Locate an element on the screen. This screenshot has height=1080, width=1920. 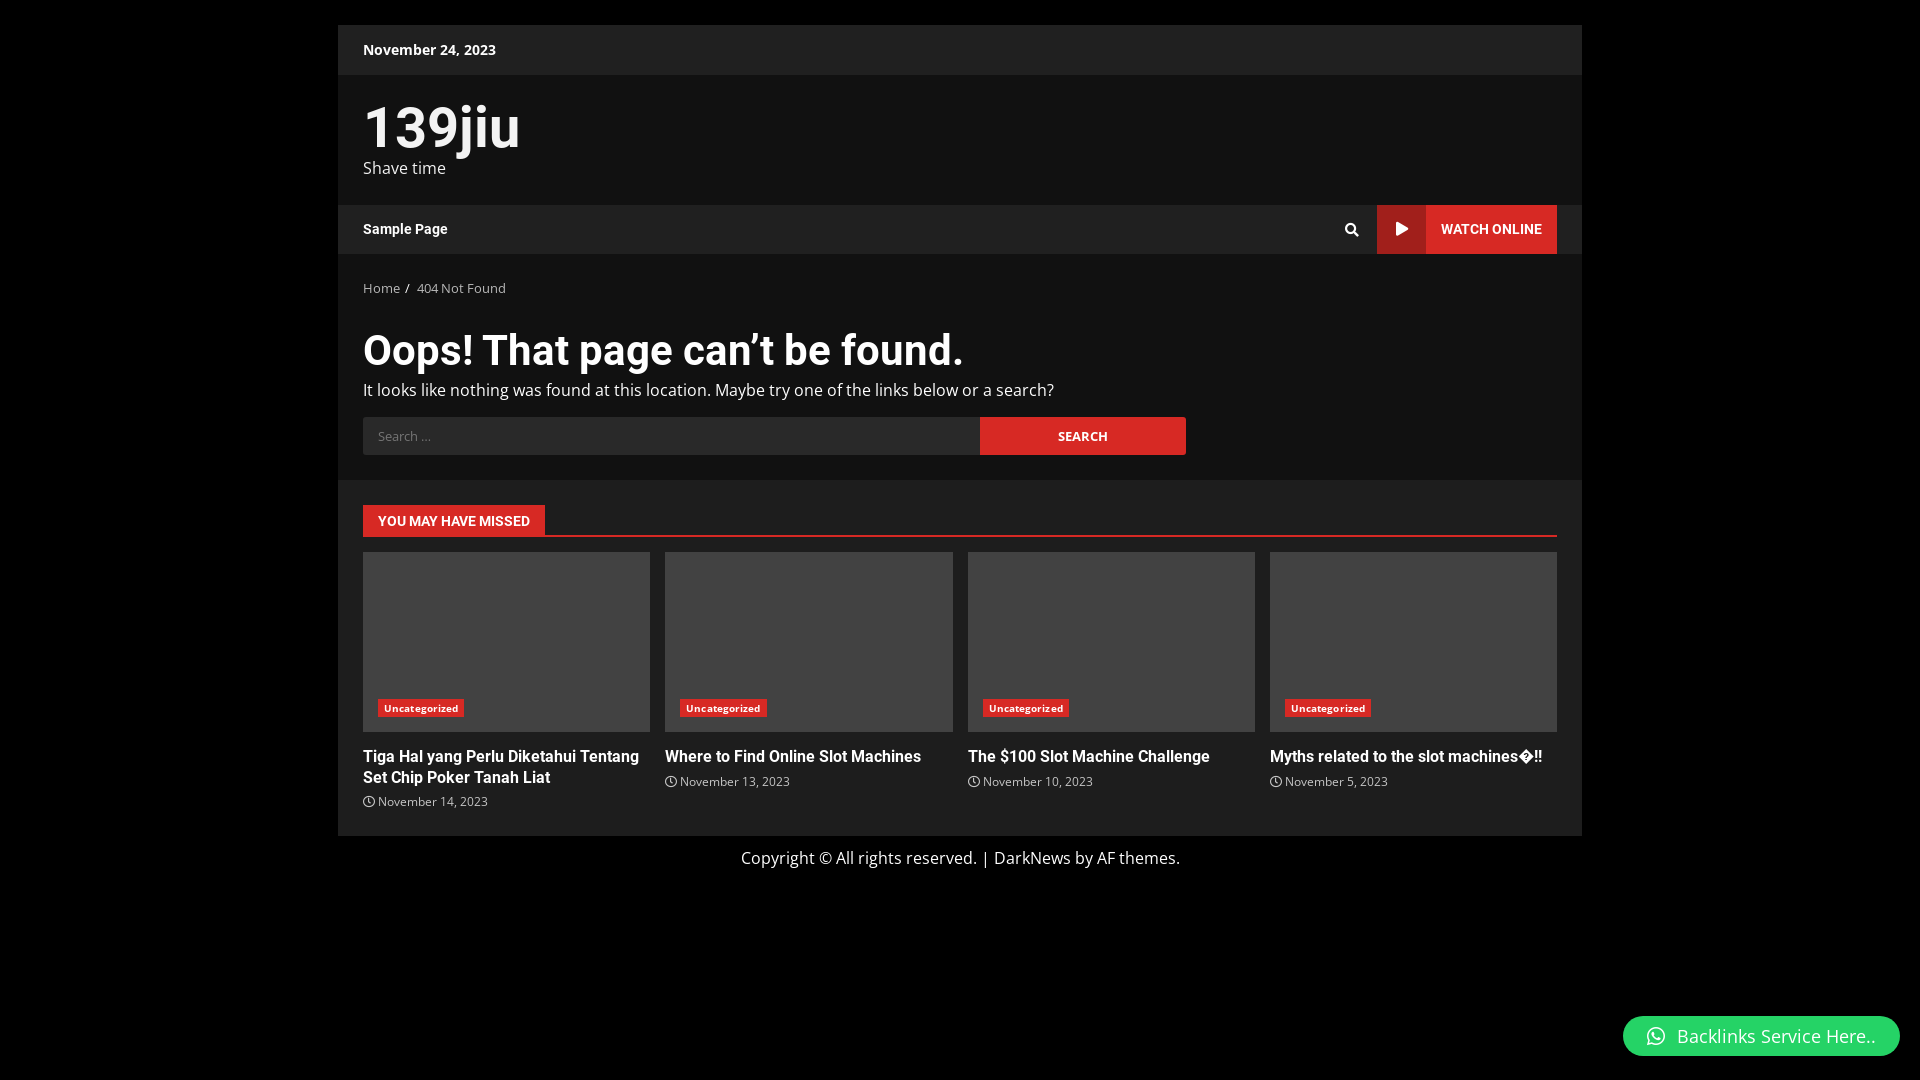
'Home' is located at coordinates (381, 288).